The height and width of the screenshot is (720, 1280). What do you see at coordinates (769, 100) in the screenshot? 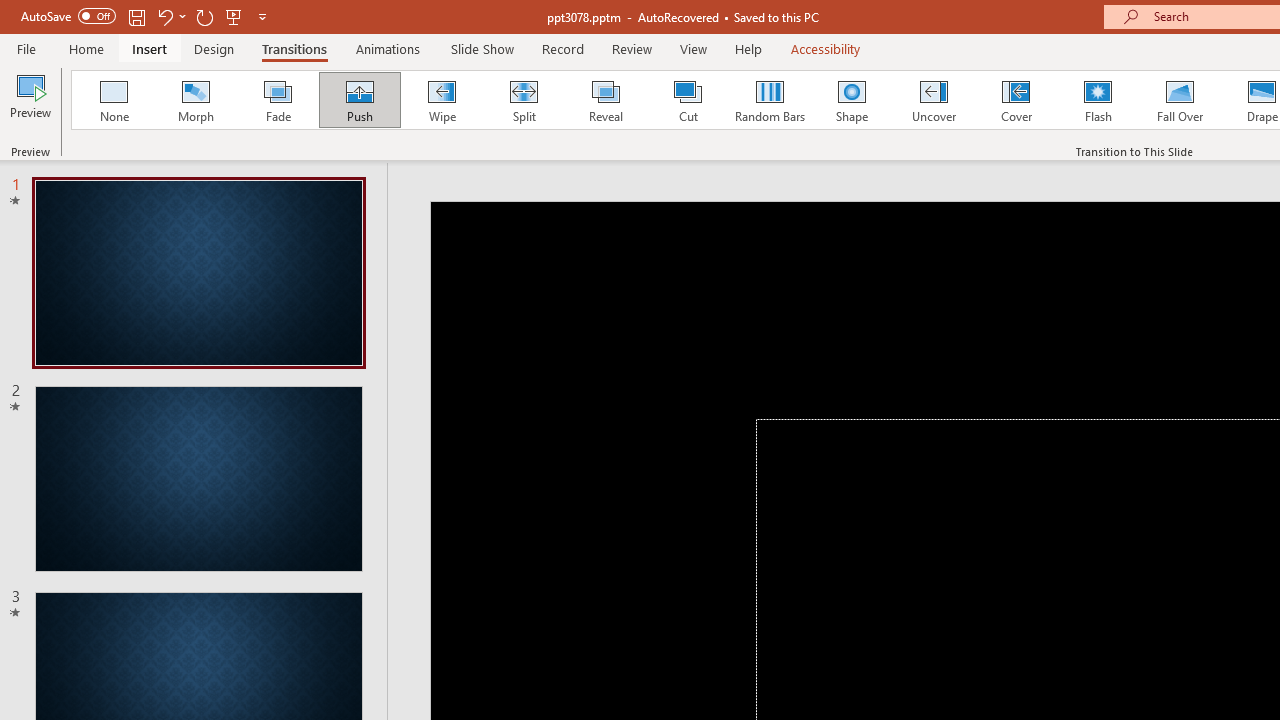
I see `'Random Bars'` at bounding box center [769, 100].